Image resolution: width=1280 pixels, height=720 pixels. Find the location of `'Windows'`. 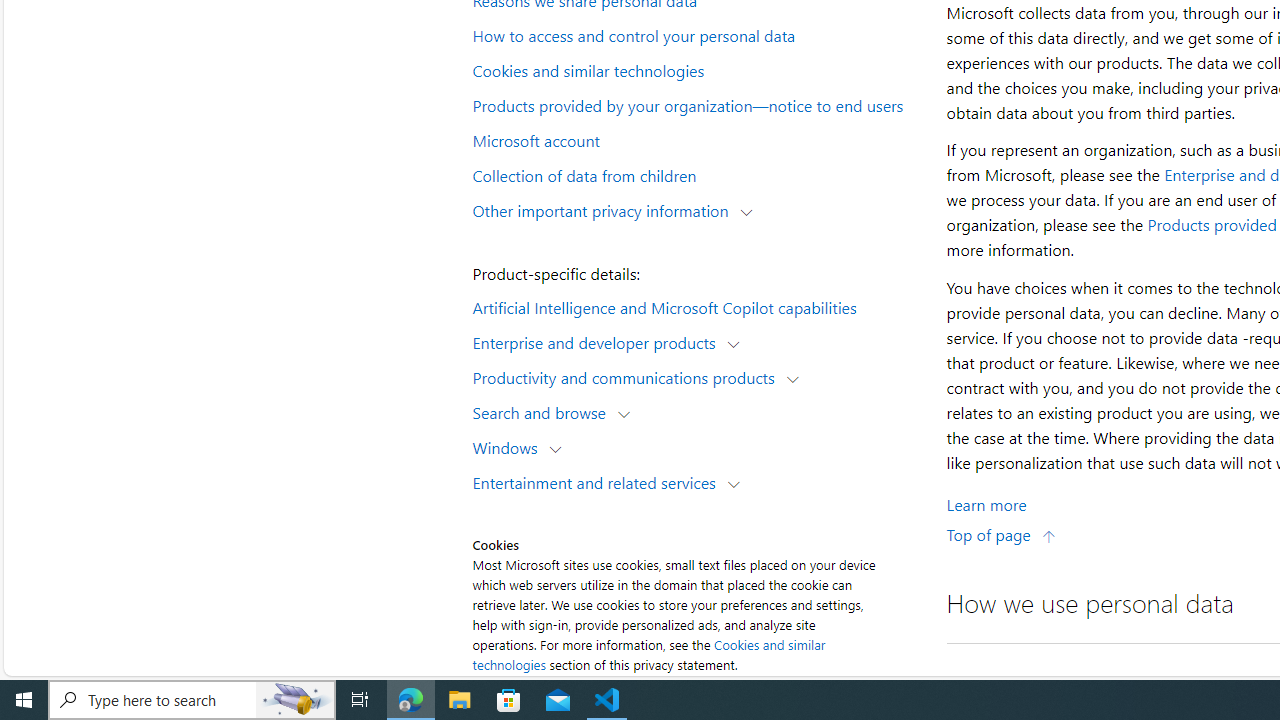

'Windows' is located at coordinates (510, 446).